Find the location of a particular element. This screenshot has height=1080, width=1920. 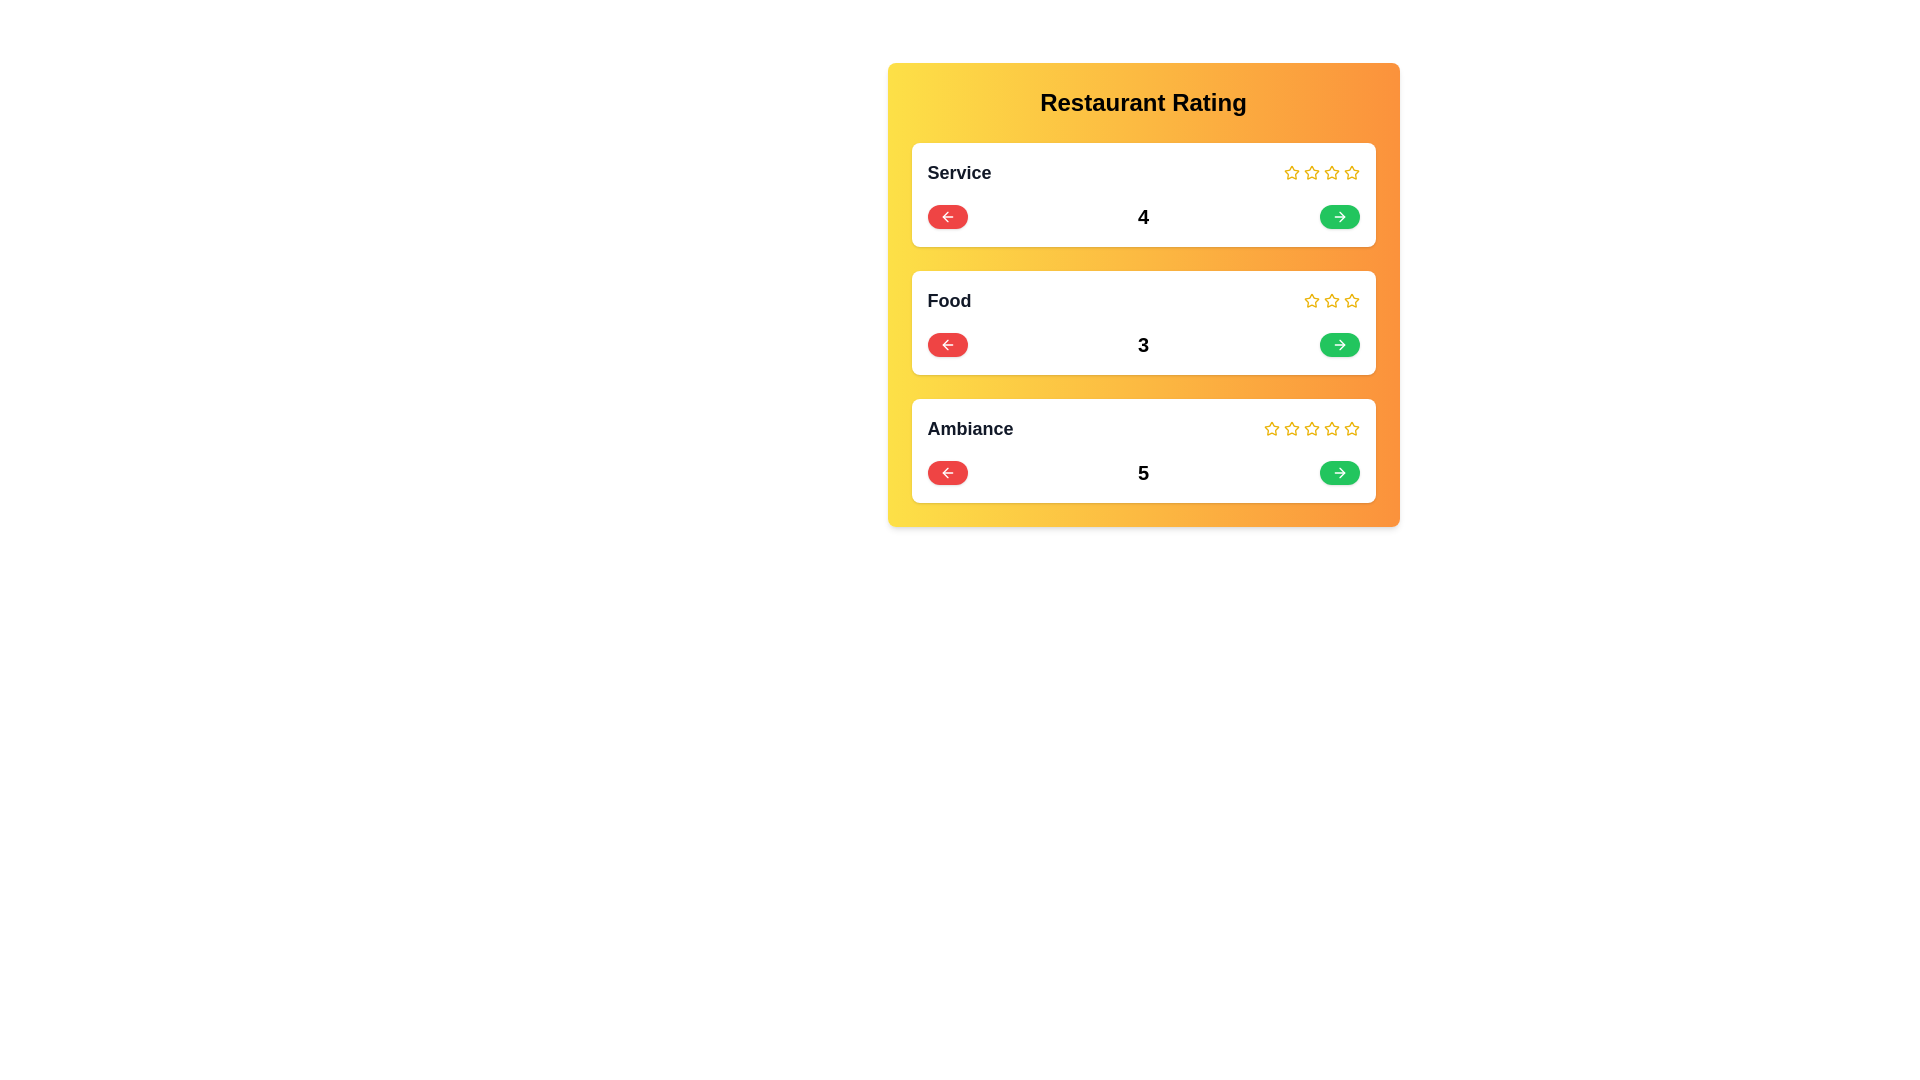

the rectangular section titled 'Service' with a white background, rounded edges, and slight shadow, which contains a red circular button with a left-pointing arrow, a green circular button with a right-pointing arrow, and a centered black numerical value '4' is located at coordinates (1143, 195).